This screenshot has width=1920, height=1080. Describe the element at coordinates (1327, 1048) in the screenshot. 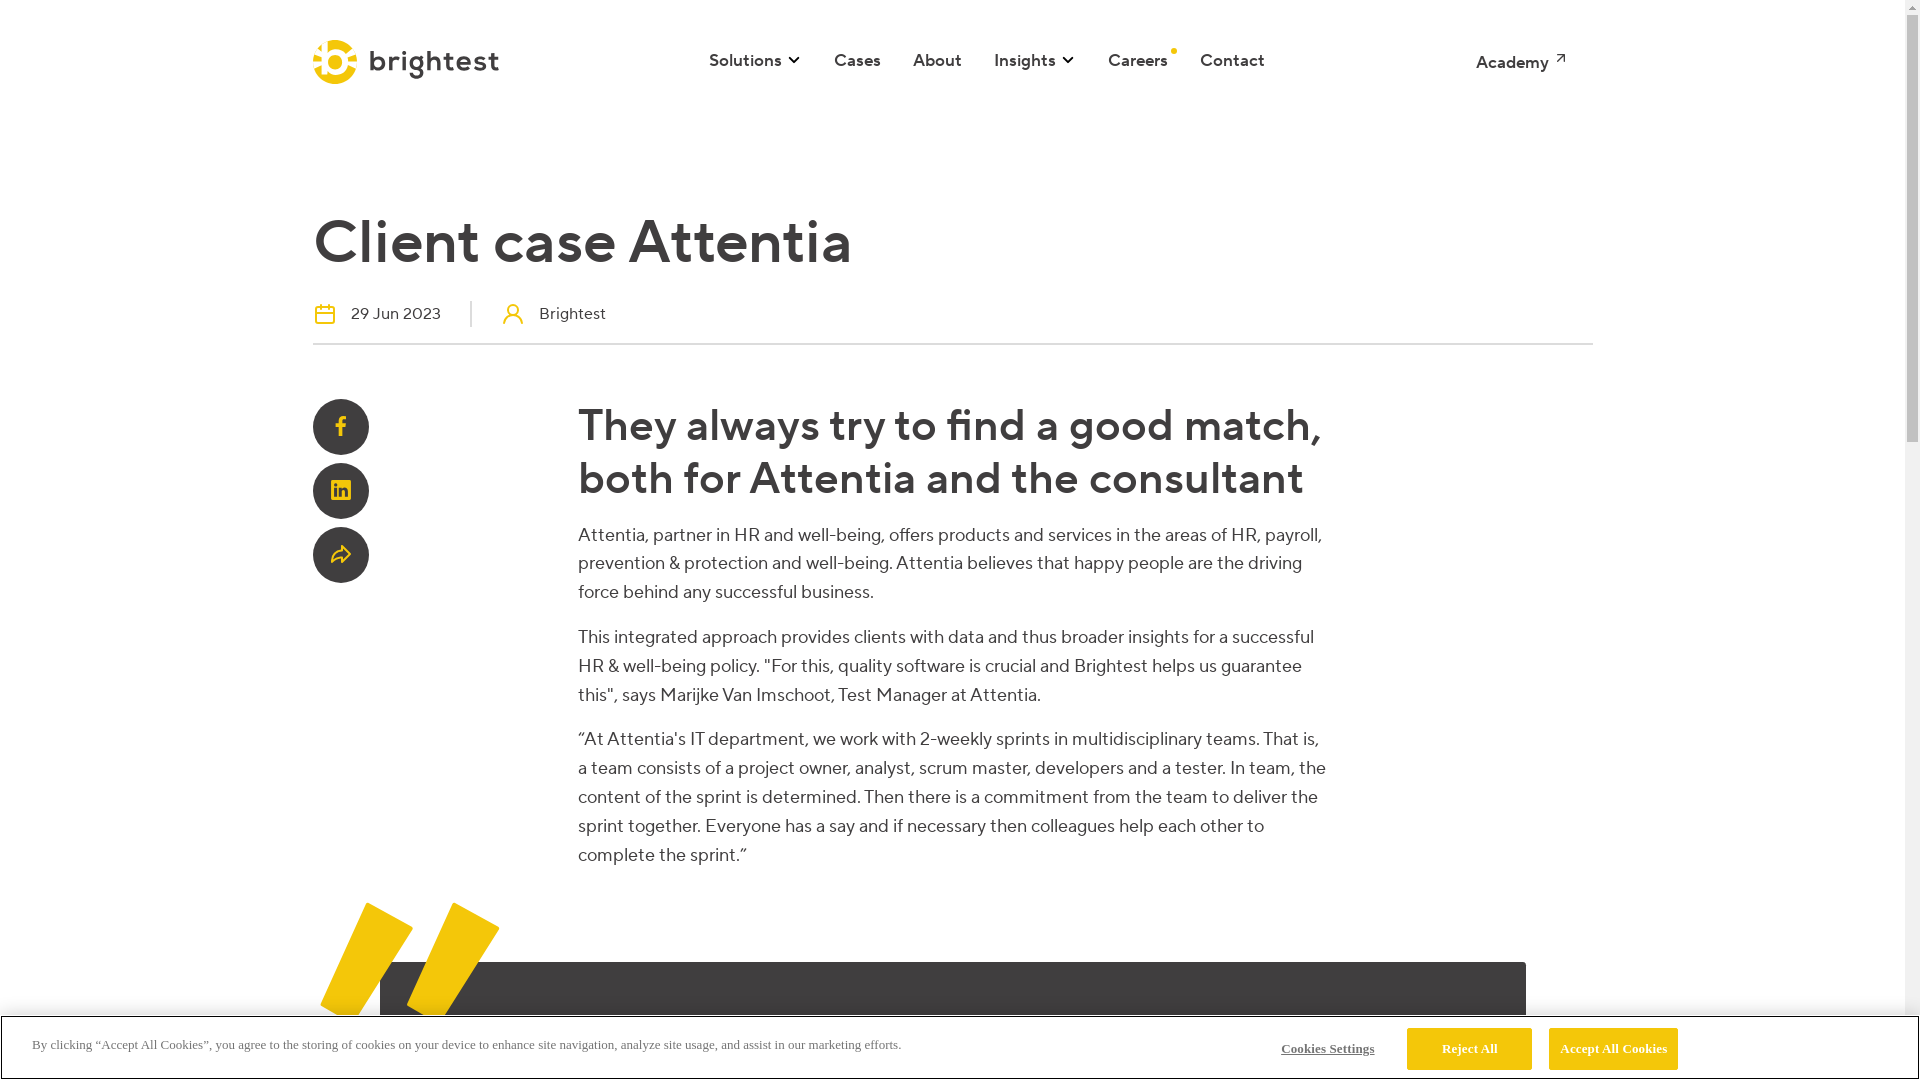

I see `'Cookies Settings'` at that location.